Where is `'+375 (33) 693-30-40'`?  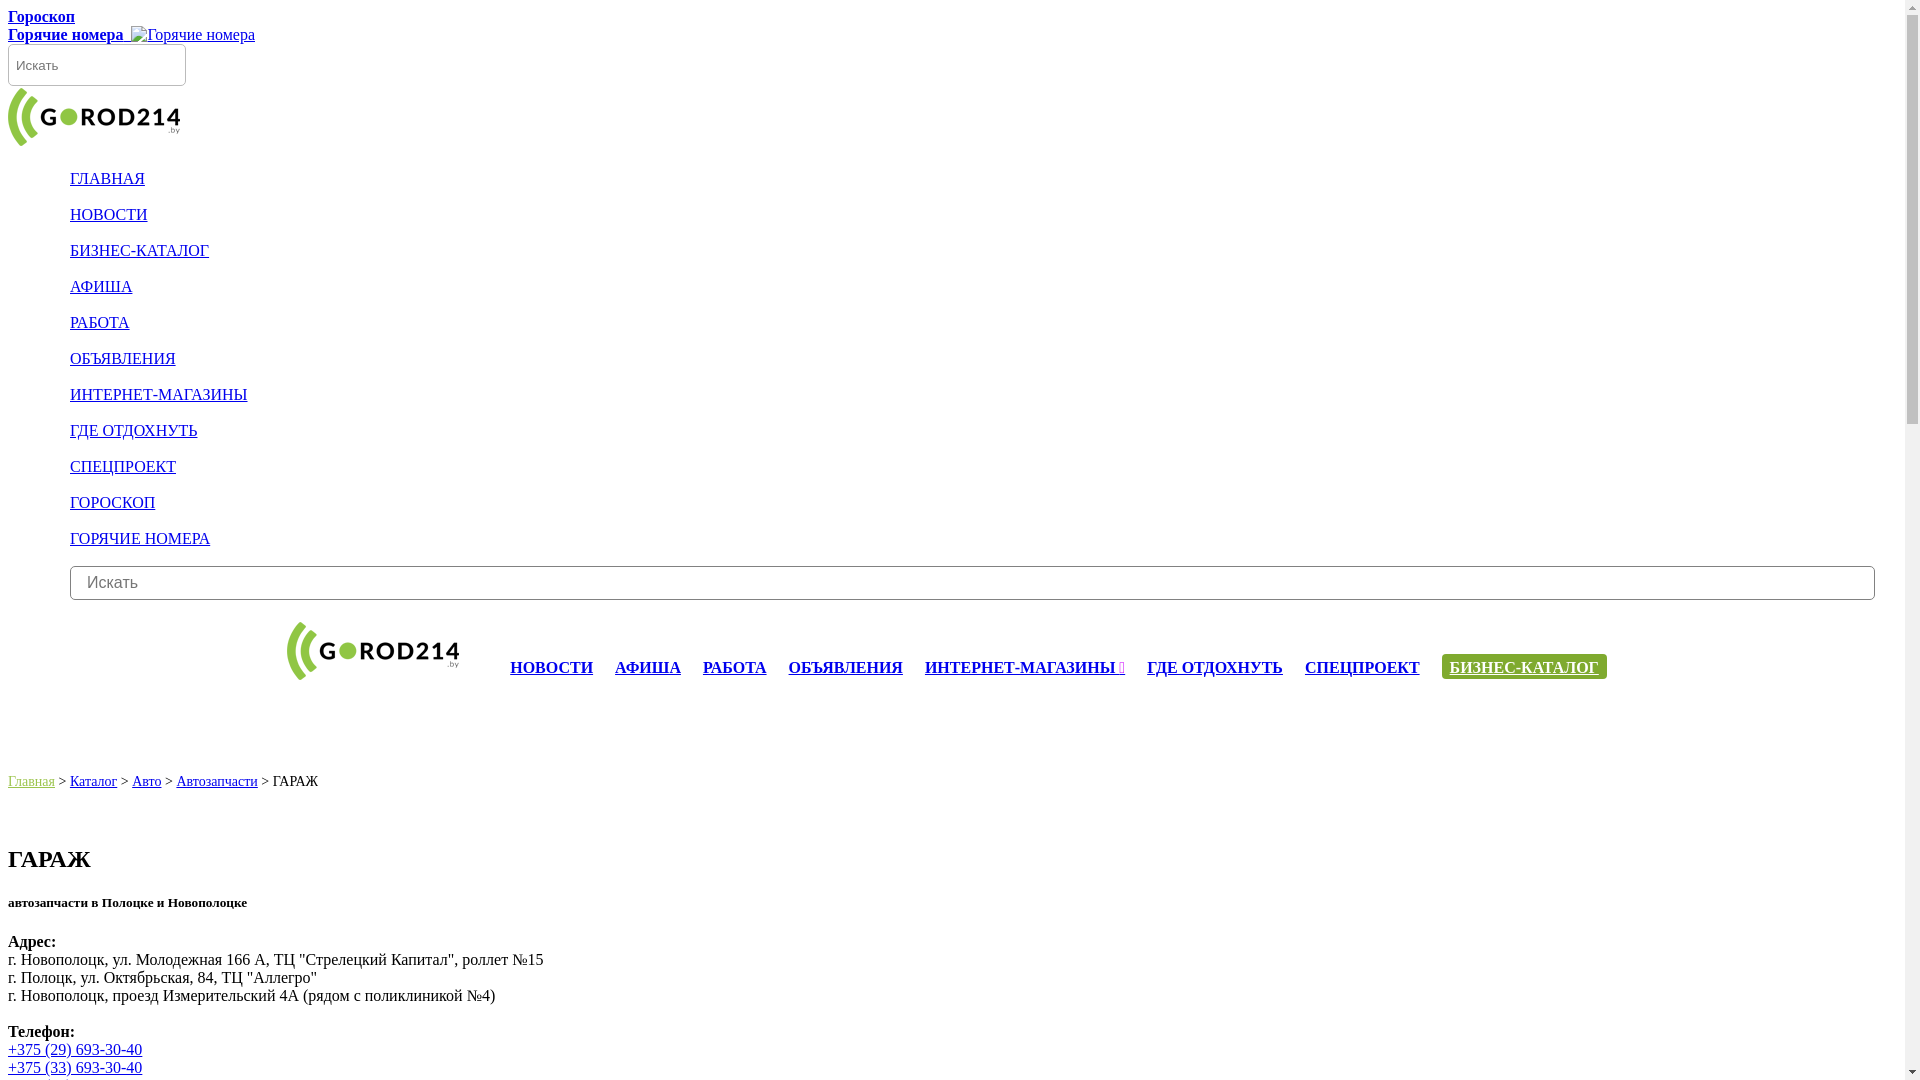 '+375 (33) 693-30-40' is located at coordinates (8, 1066).